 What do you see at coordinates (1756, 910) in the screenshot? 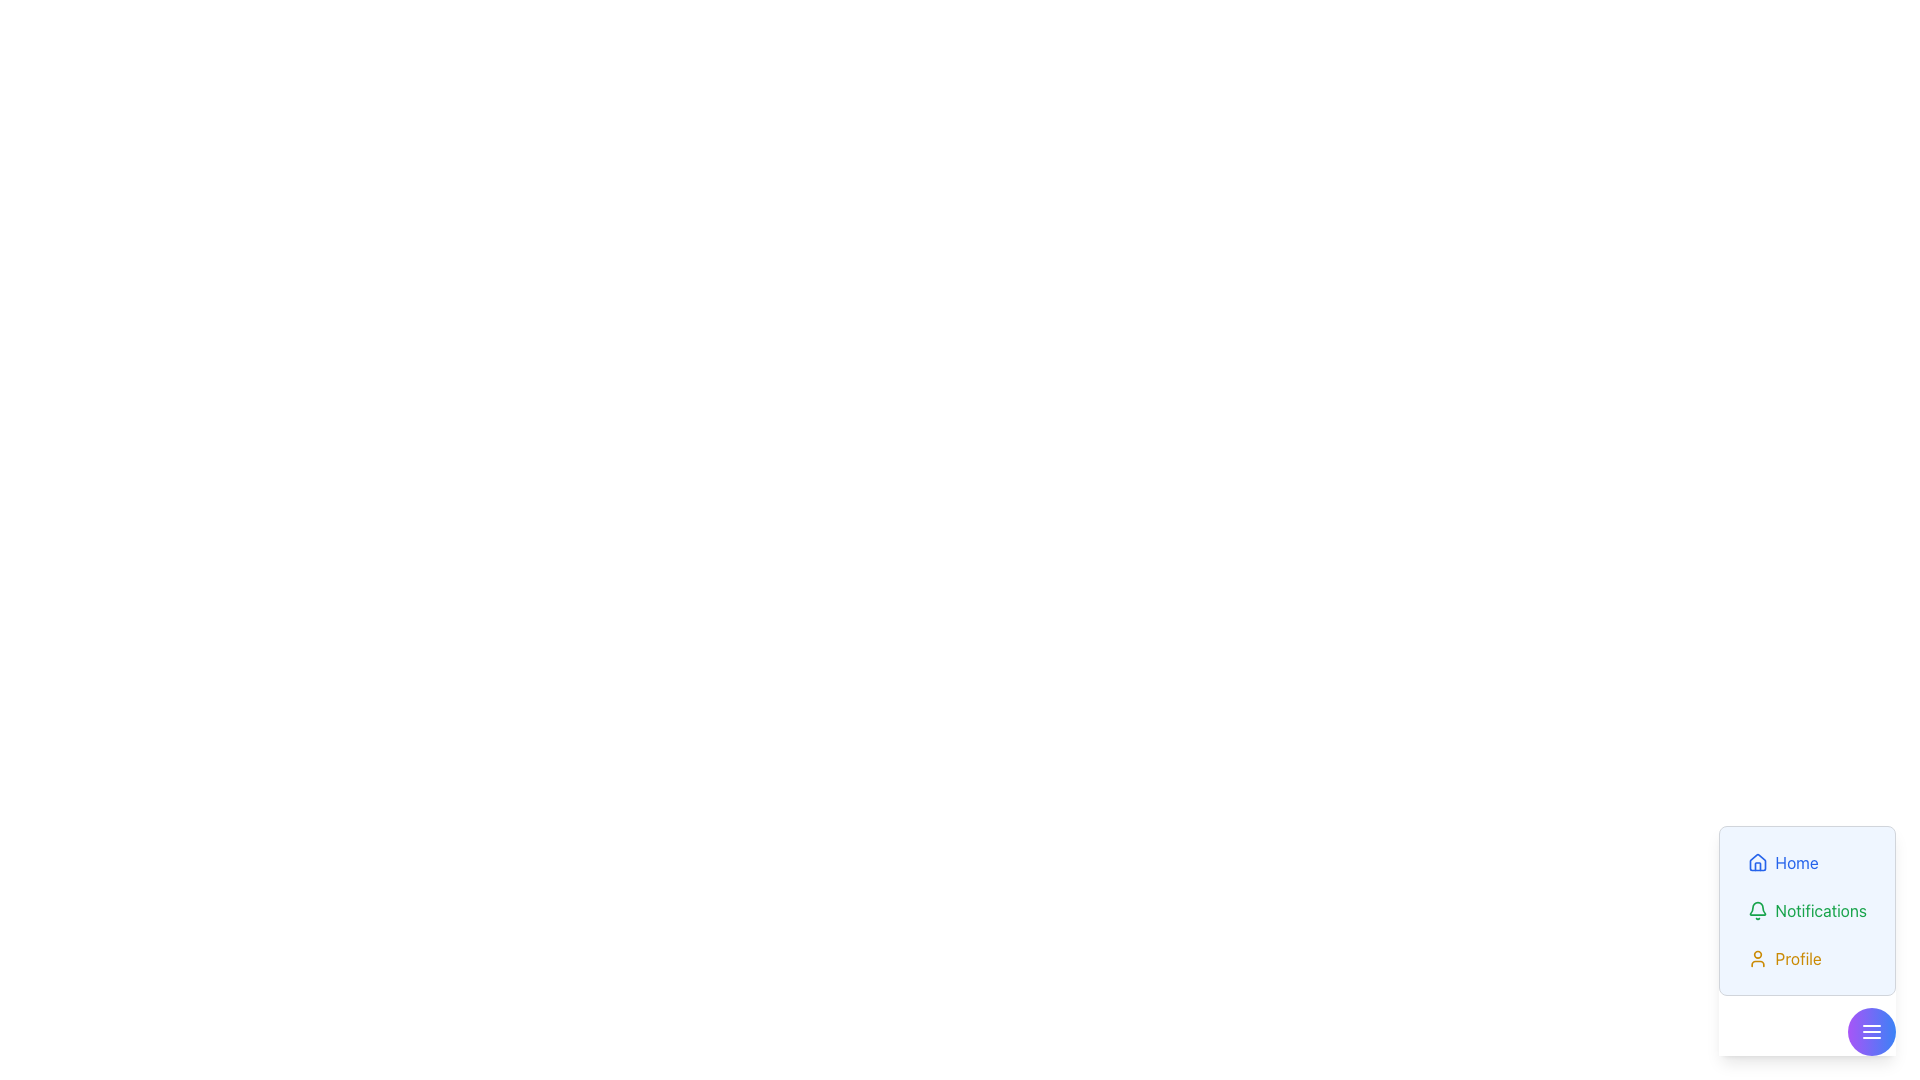
I see `the green bell icon representing notifications, located to the left of the 'Notifications' text in the bottom-right area of the interface` at bounding box center [1756, 910].